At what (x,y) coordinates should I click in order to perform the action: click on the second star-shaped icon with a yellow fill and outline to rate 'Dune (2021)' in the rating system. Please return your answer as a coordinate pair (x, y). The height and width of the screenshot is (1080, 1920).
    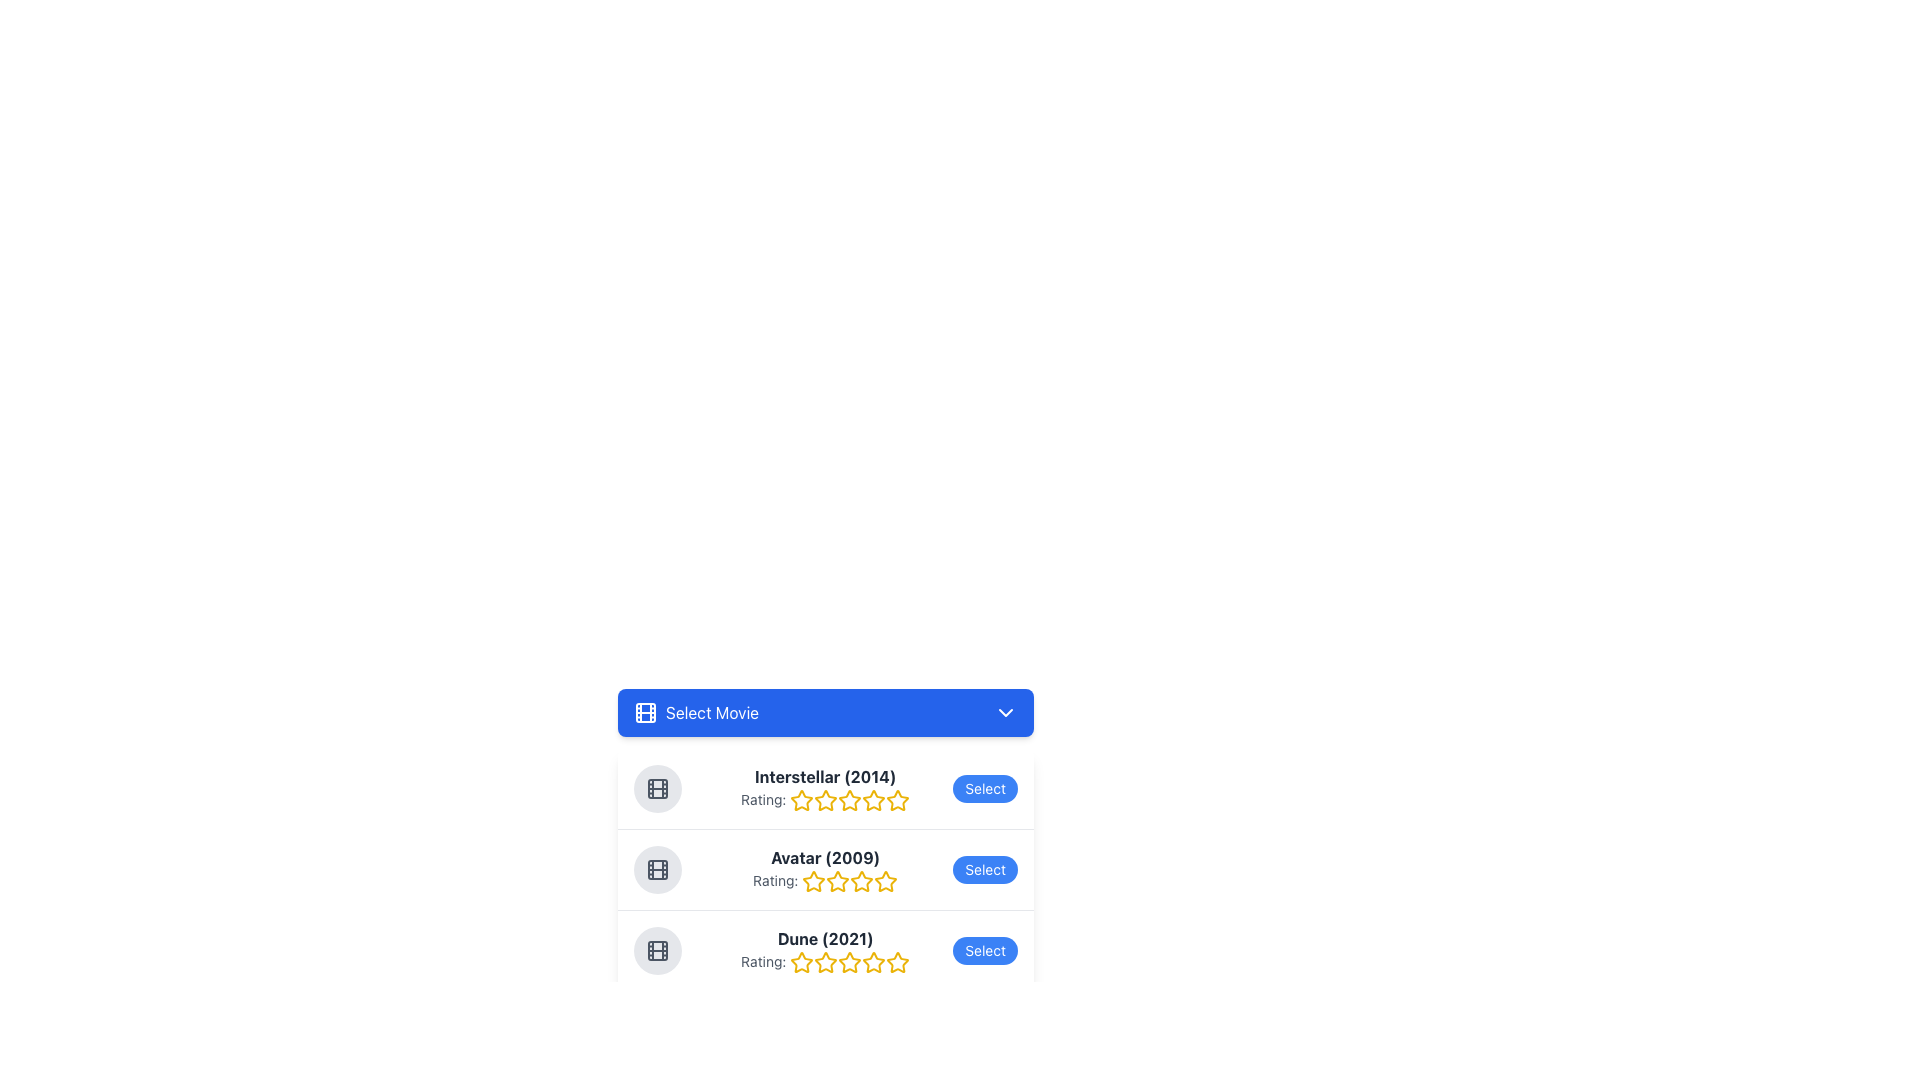
    Looking at the image, I should click on (826, 961).